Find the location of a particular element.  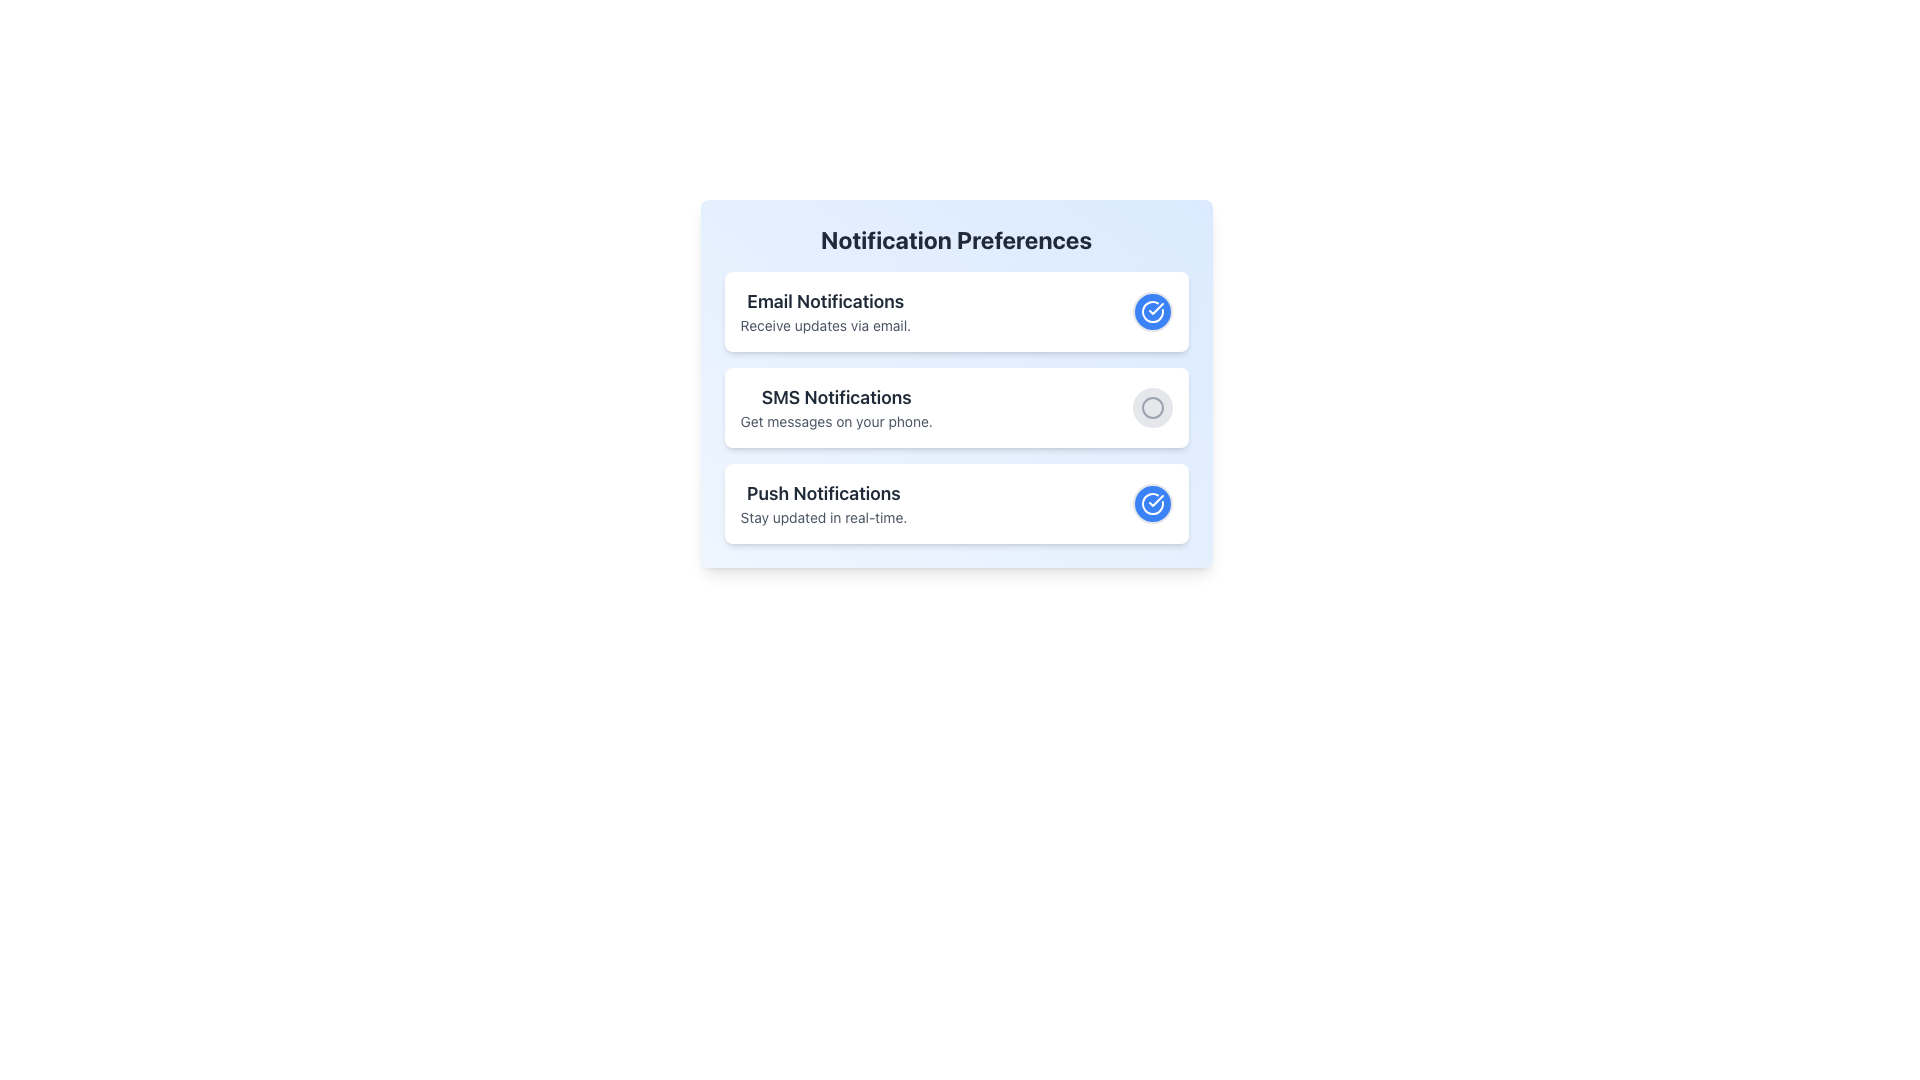

the small-sized text displaying 'Receive updates via email.' which is positioned beneath the bold title 'Email Notifications' in the 'Notification Preferences' section is located at coordinates (825, 325).